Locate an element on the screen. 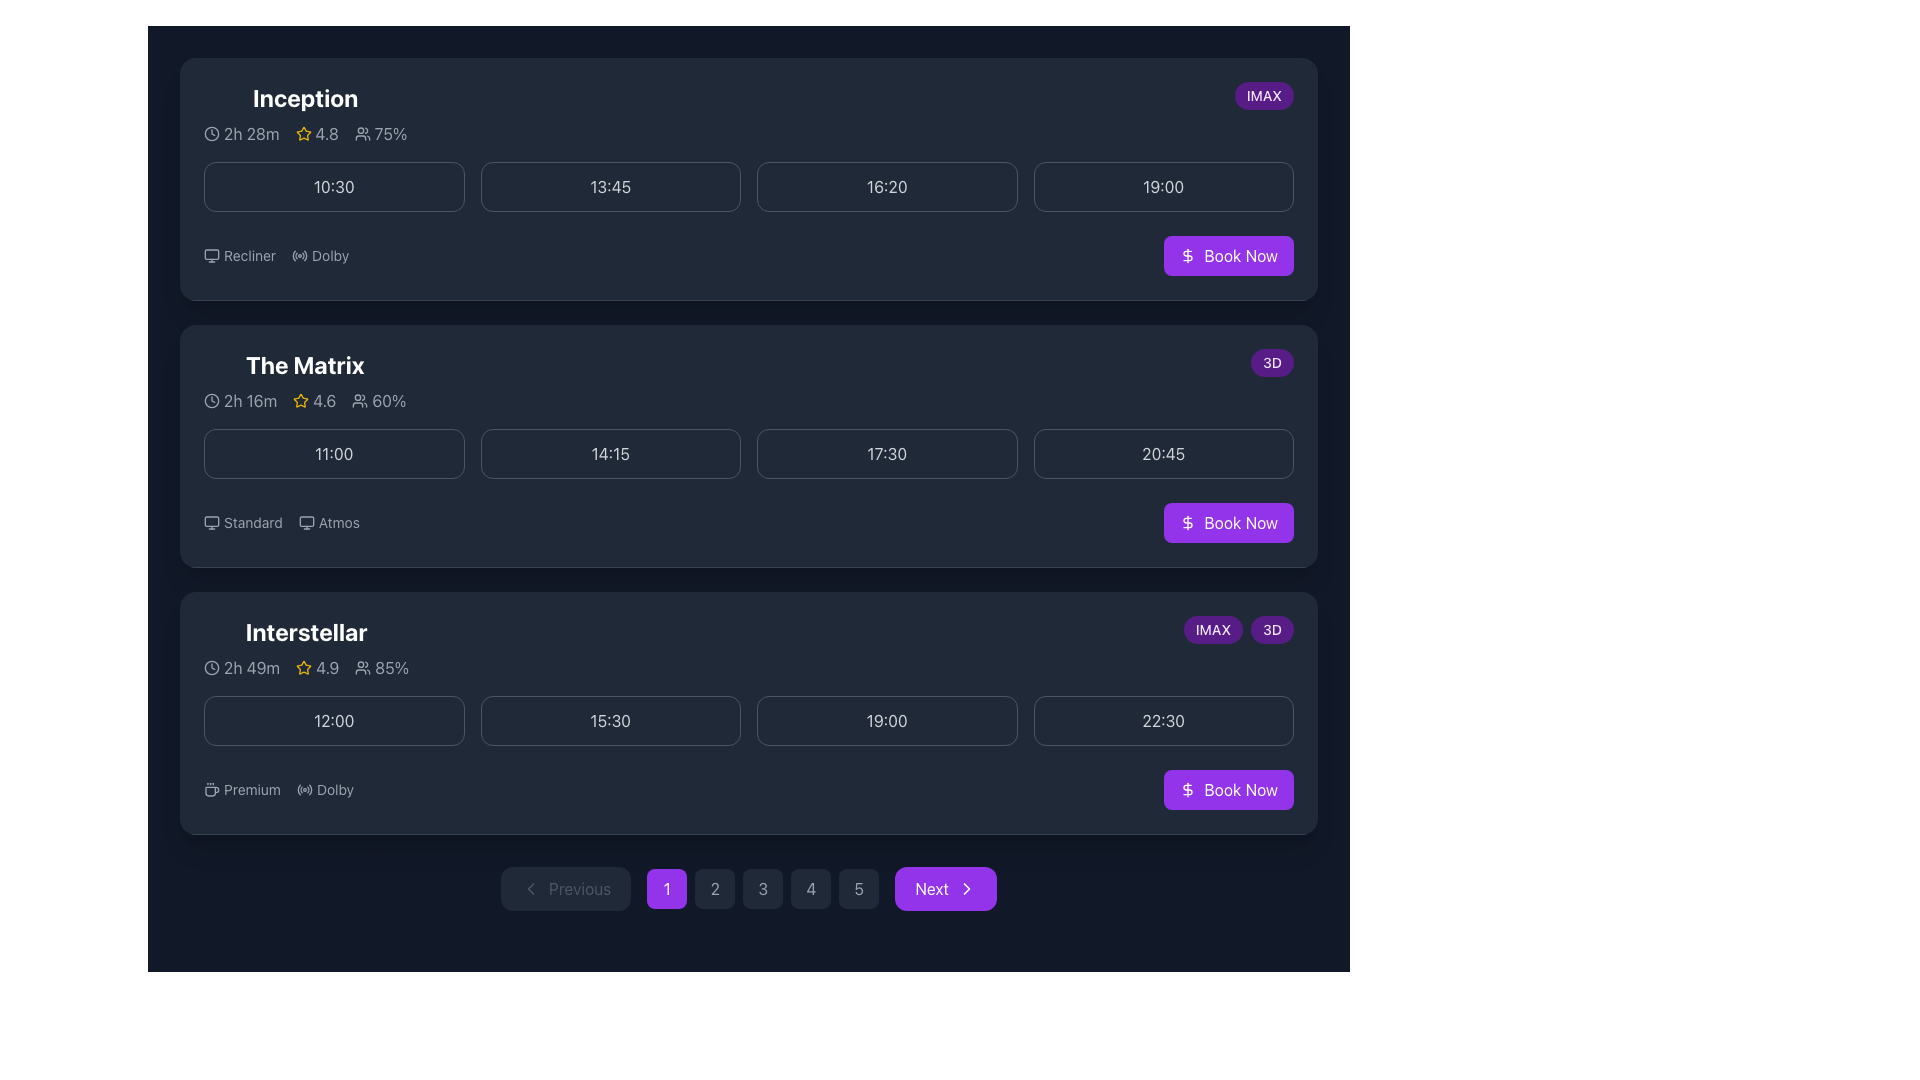 This screenshot has width=1920, height=1080. the first button in the grid layout that serves as a selection interface for choosing a time is located at coordinates (334, 186).